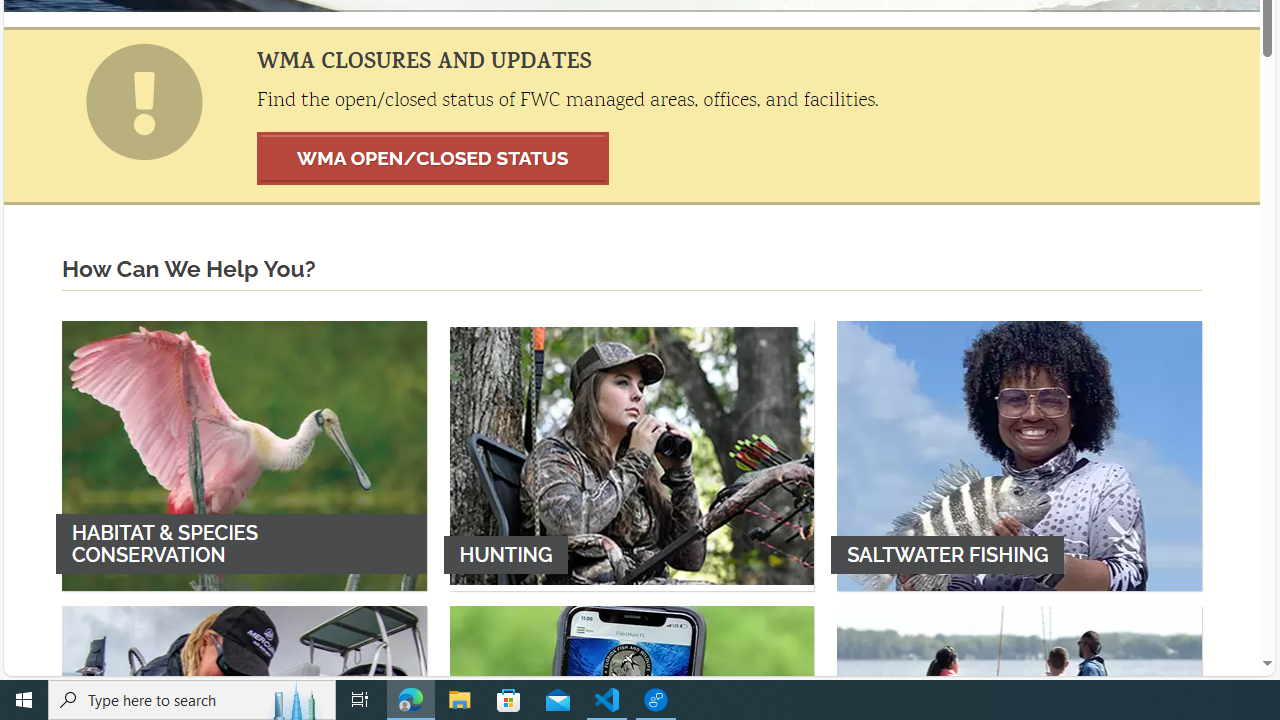 Image resolution: width=1280 pixels, height=720 pixels. What do you see at coordinates (432, 157) in the screenshot?
I see `'WMA OPEN/CLOSED STATUS'` at bounding box center [432, 157].